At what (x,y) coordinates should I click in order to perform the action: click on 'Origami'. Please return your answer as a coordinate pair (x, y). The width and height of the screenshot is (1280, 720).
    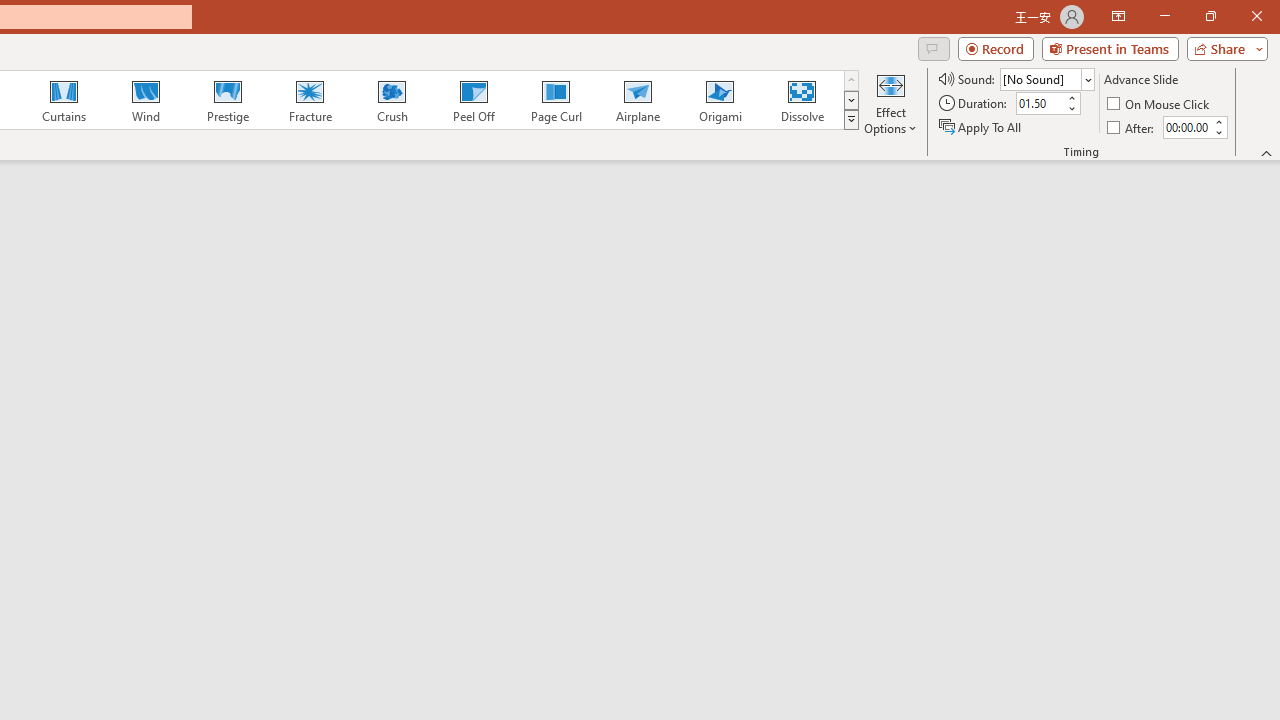
    Looking at the image, I should click on (720, 100).